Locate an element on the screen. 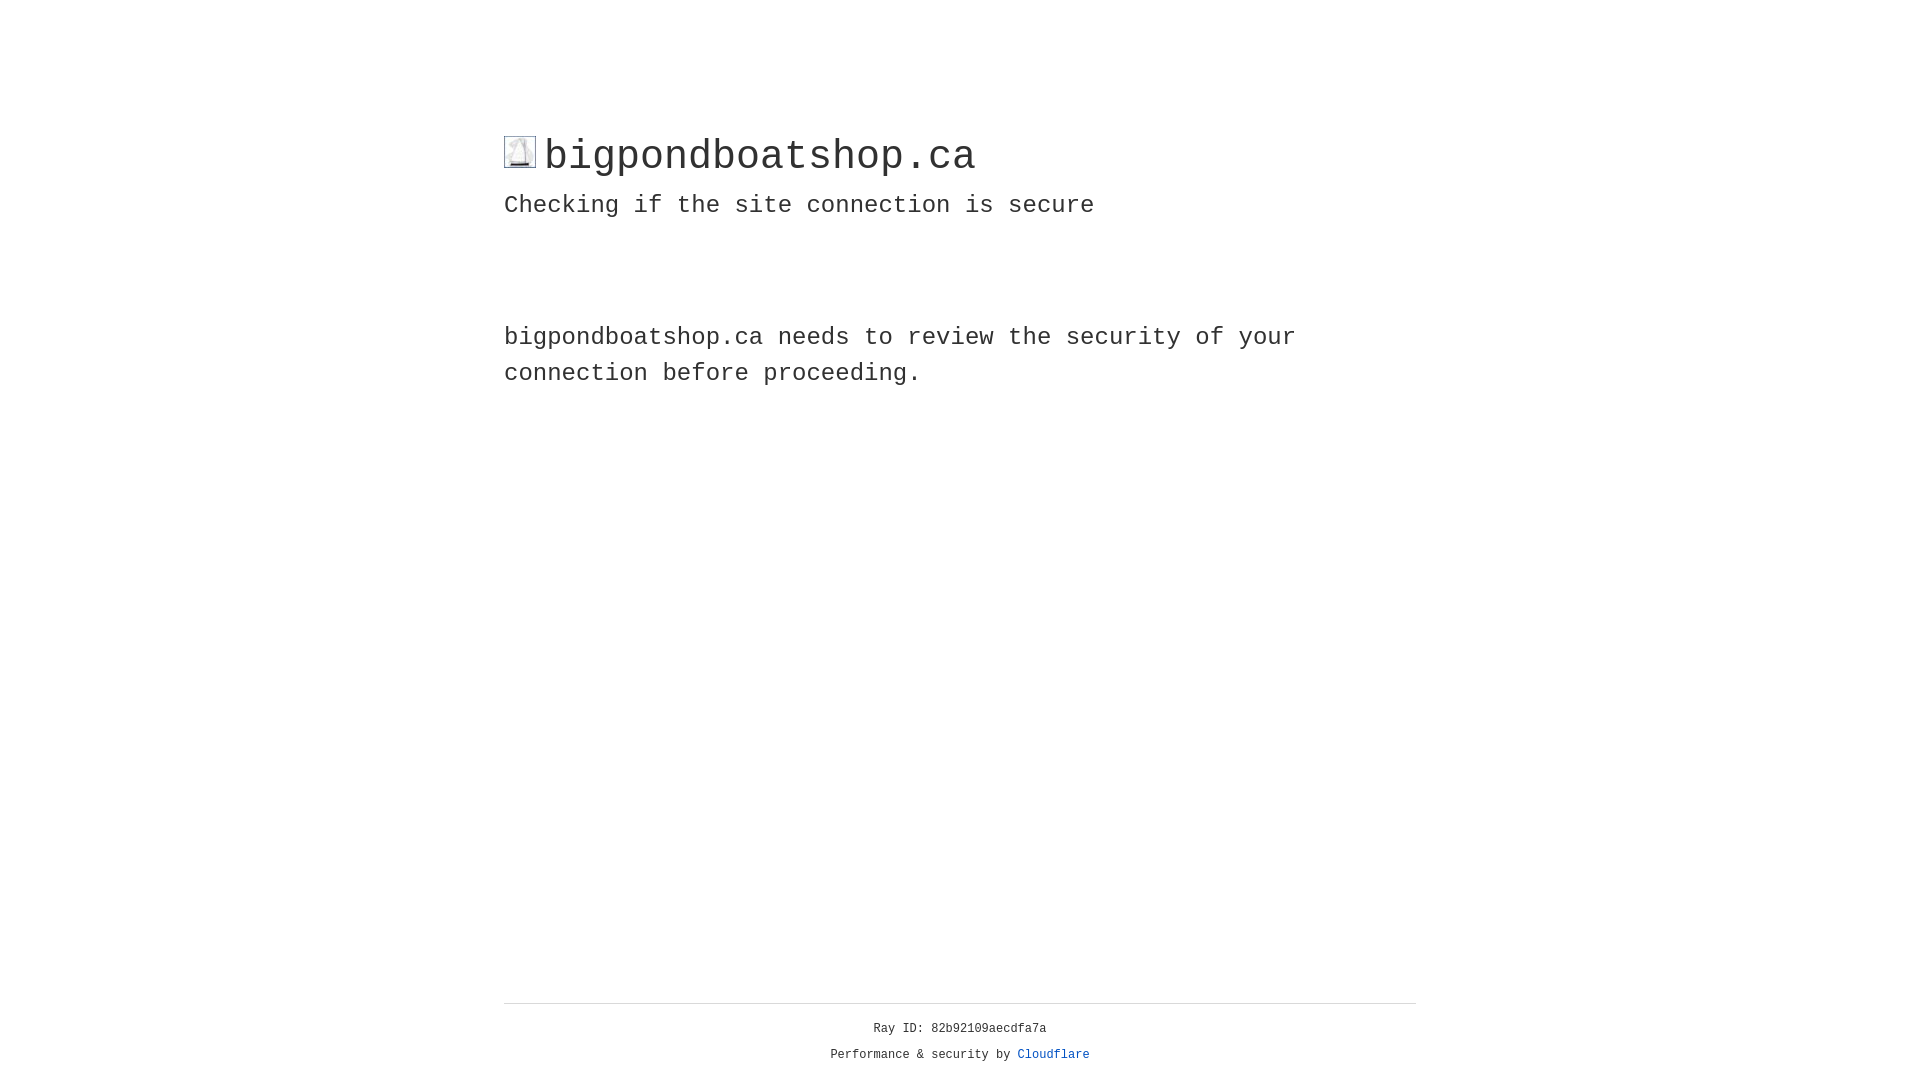  'Cloudflare' is located at coordinates (1053, 1054).